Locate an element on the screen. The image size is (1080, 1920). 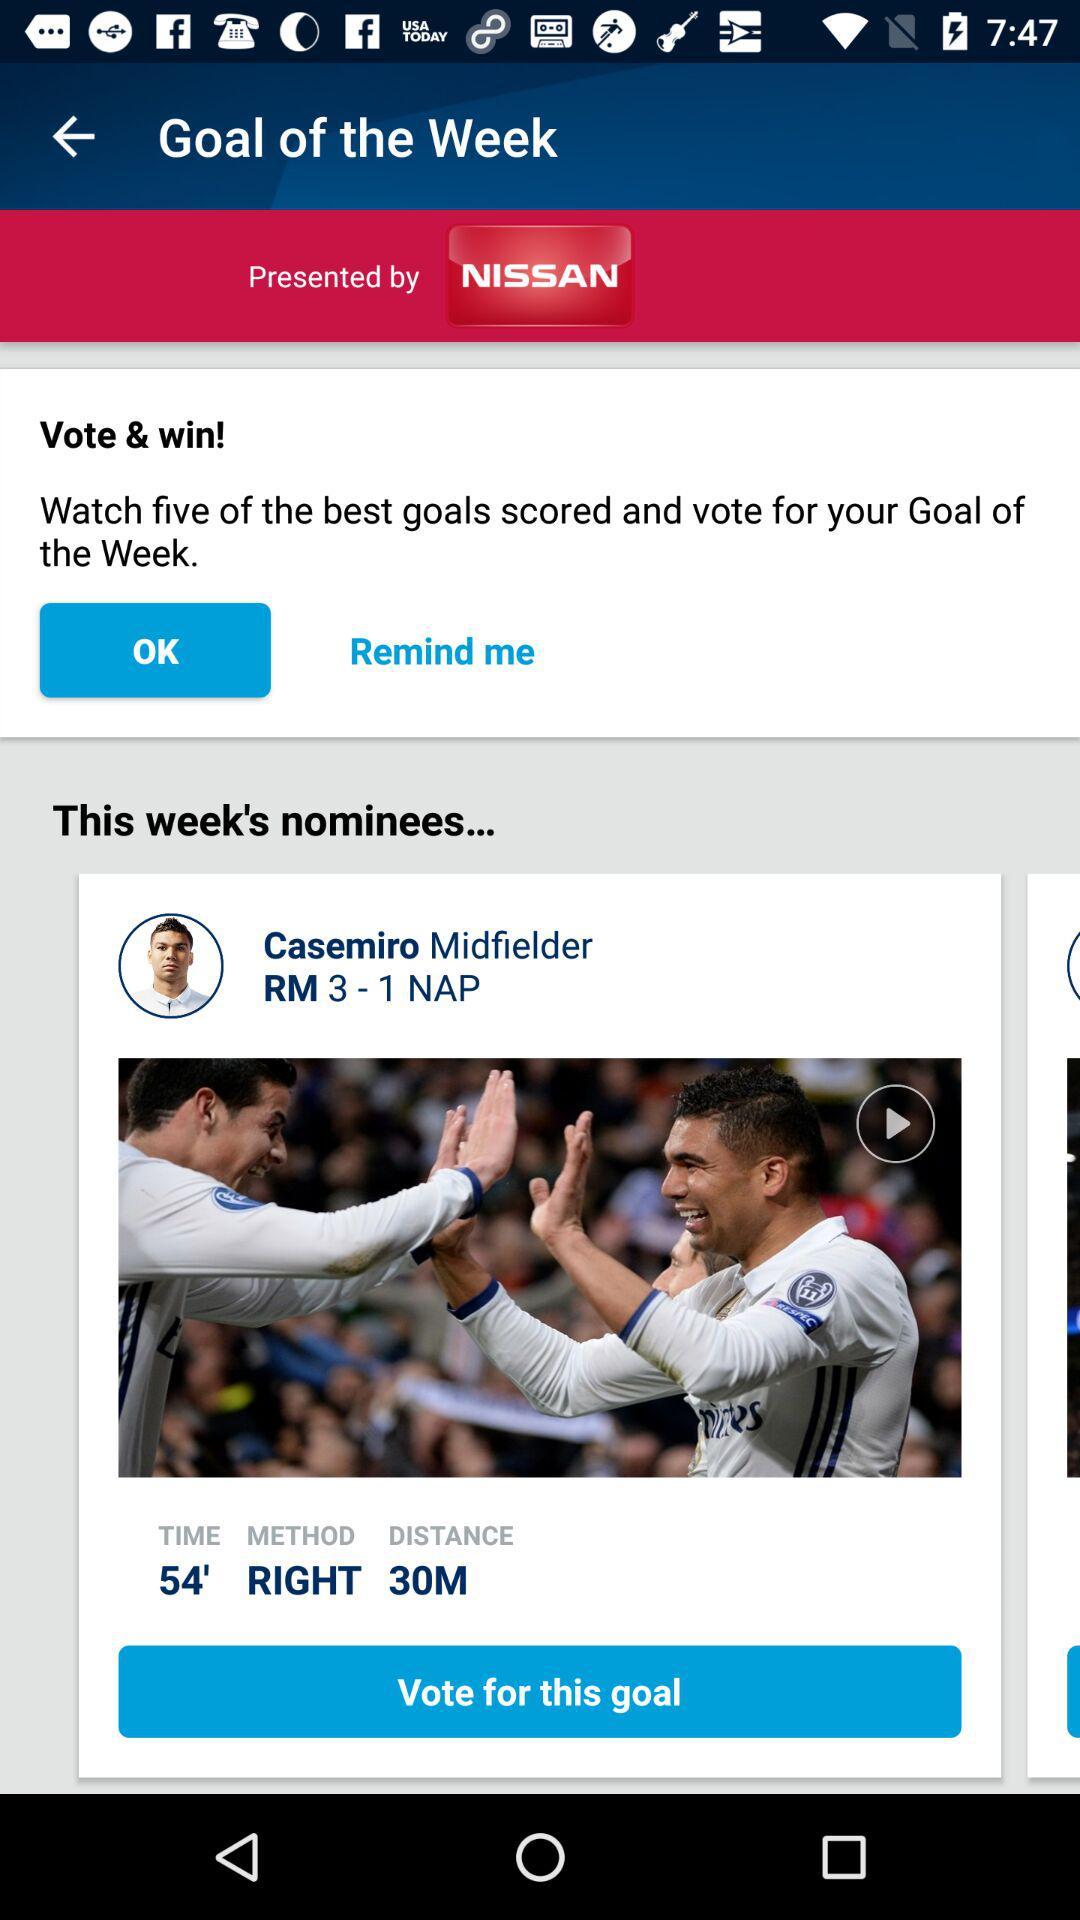
icon to the left of remind me icon is located at coordinates (154, 650).